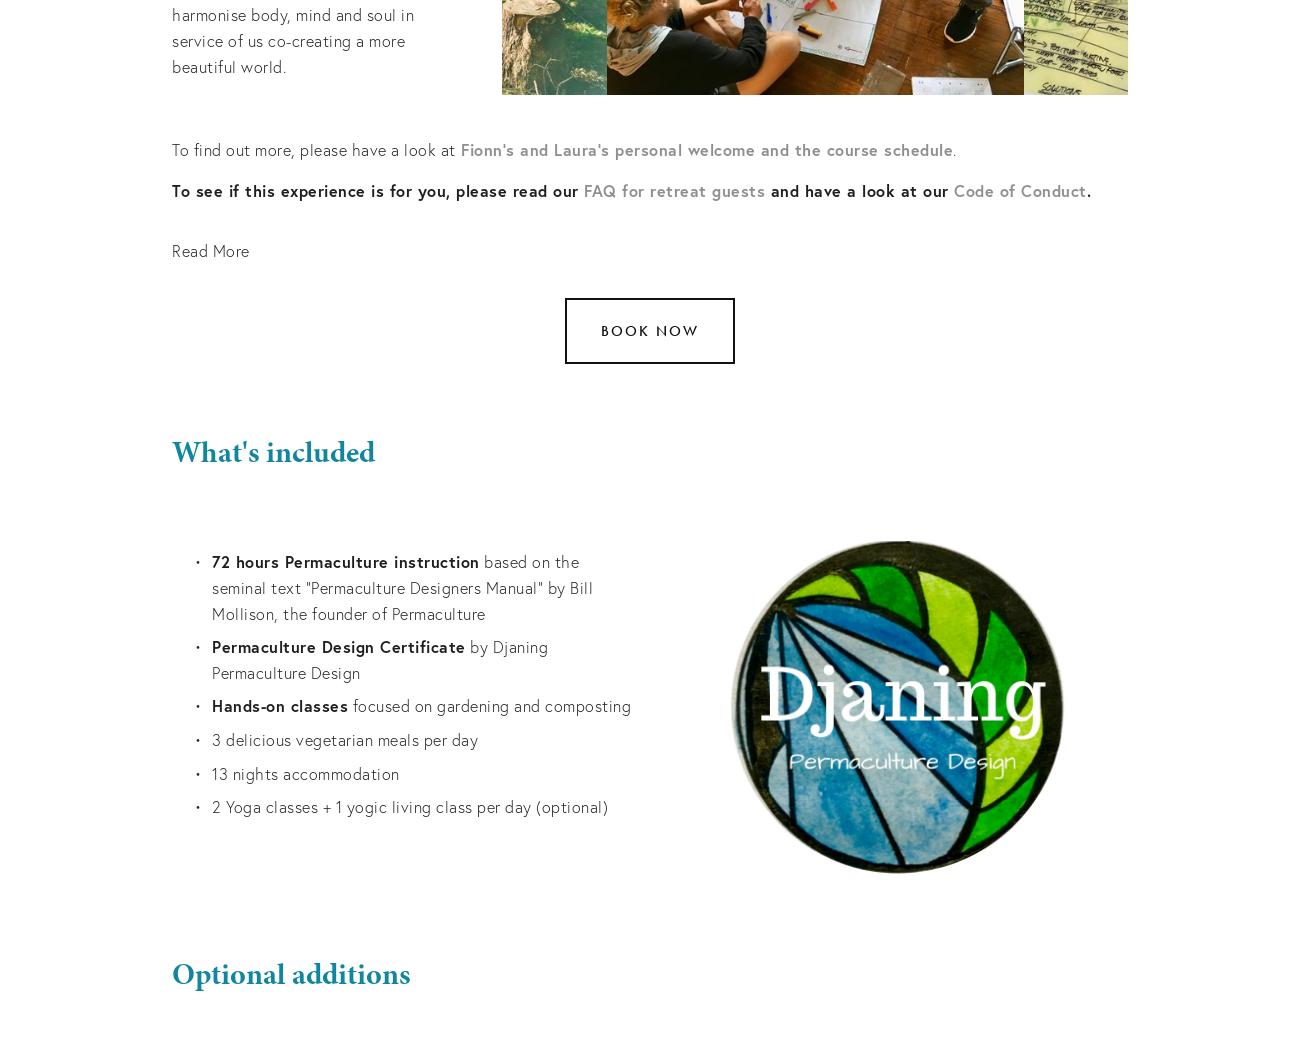  Describe the element at coordinates (344, 737) in the screenshot. I see `'3 delicious vegetarian meals per day'` at that location.